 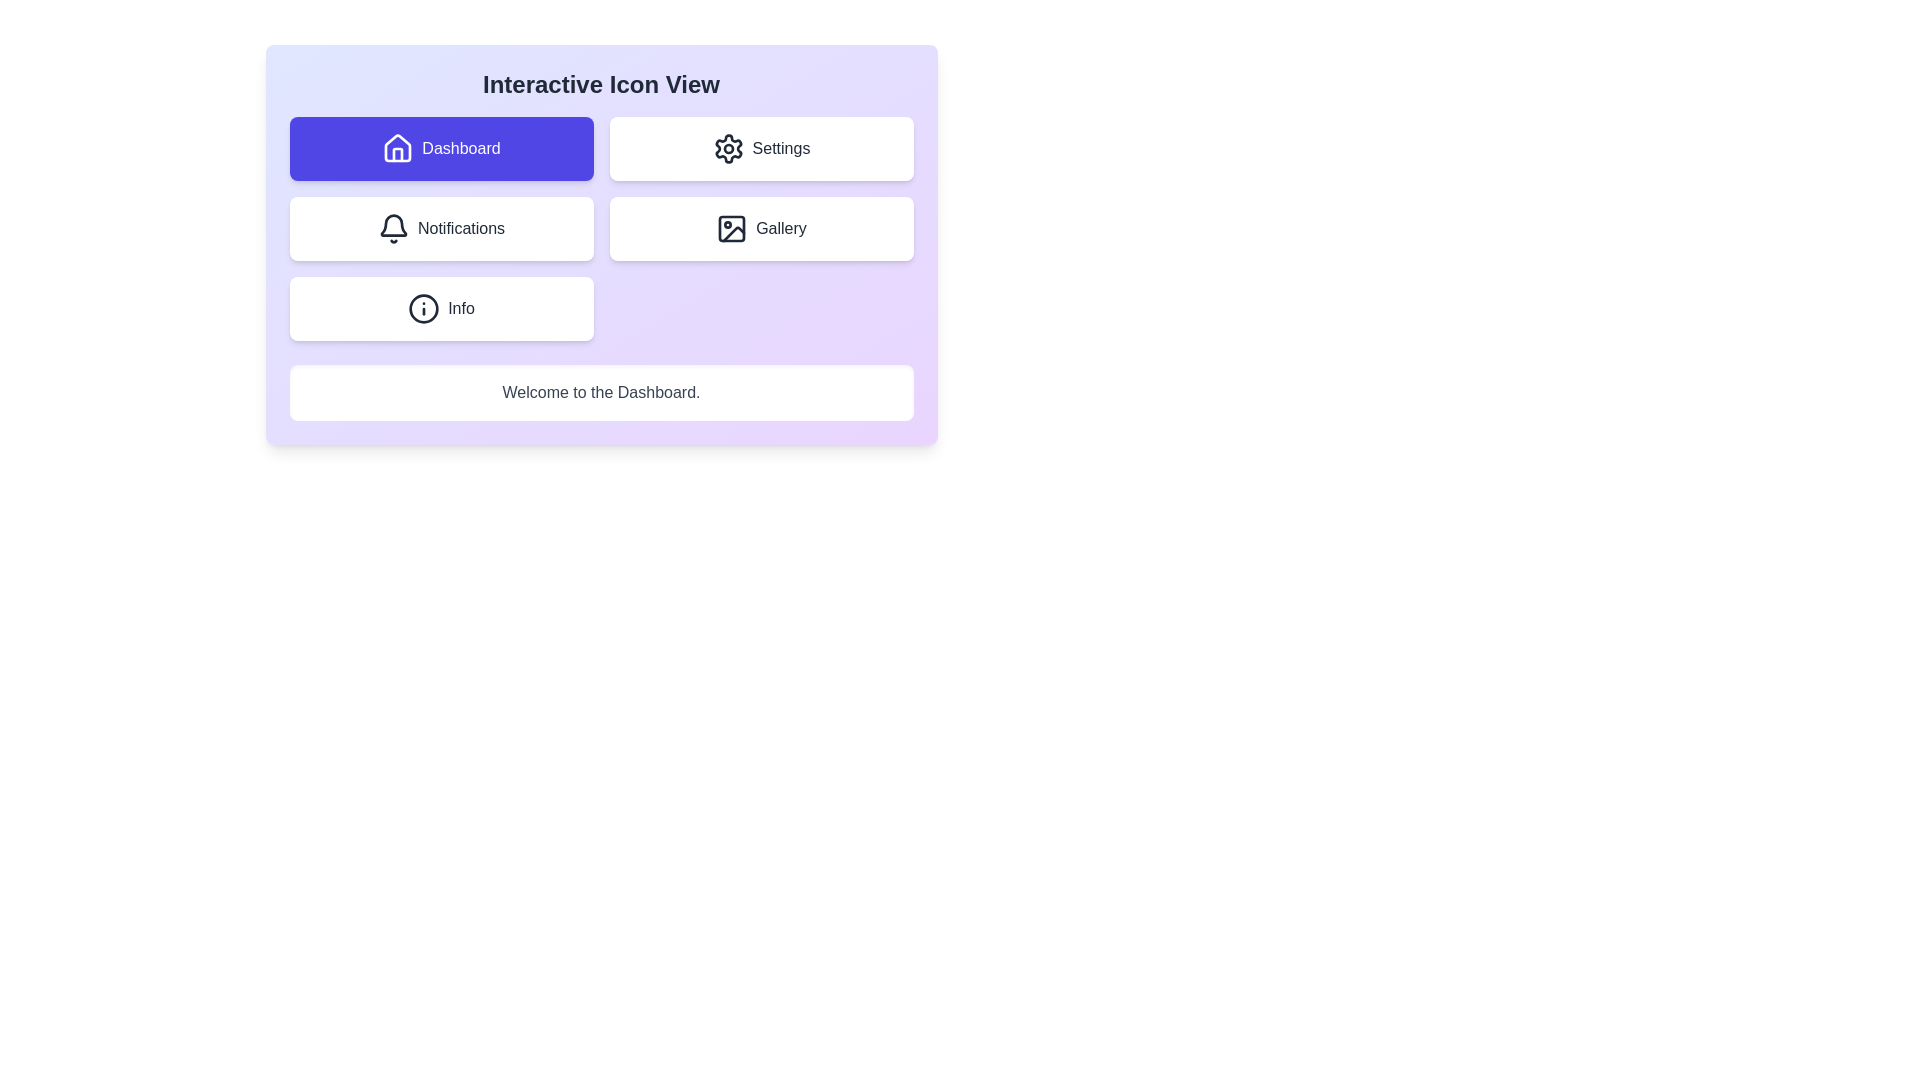 I want to click on the text label for the 'Dashboard' button, which is located at the upper-left corner of the layout and indicates the functionality of navigating to the dashboard page, so click(x=460, y=148).